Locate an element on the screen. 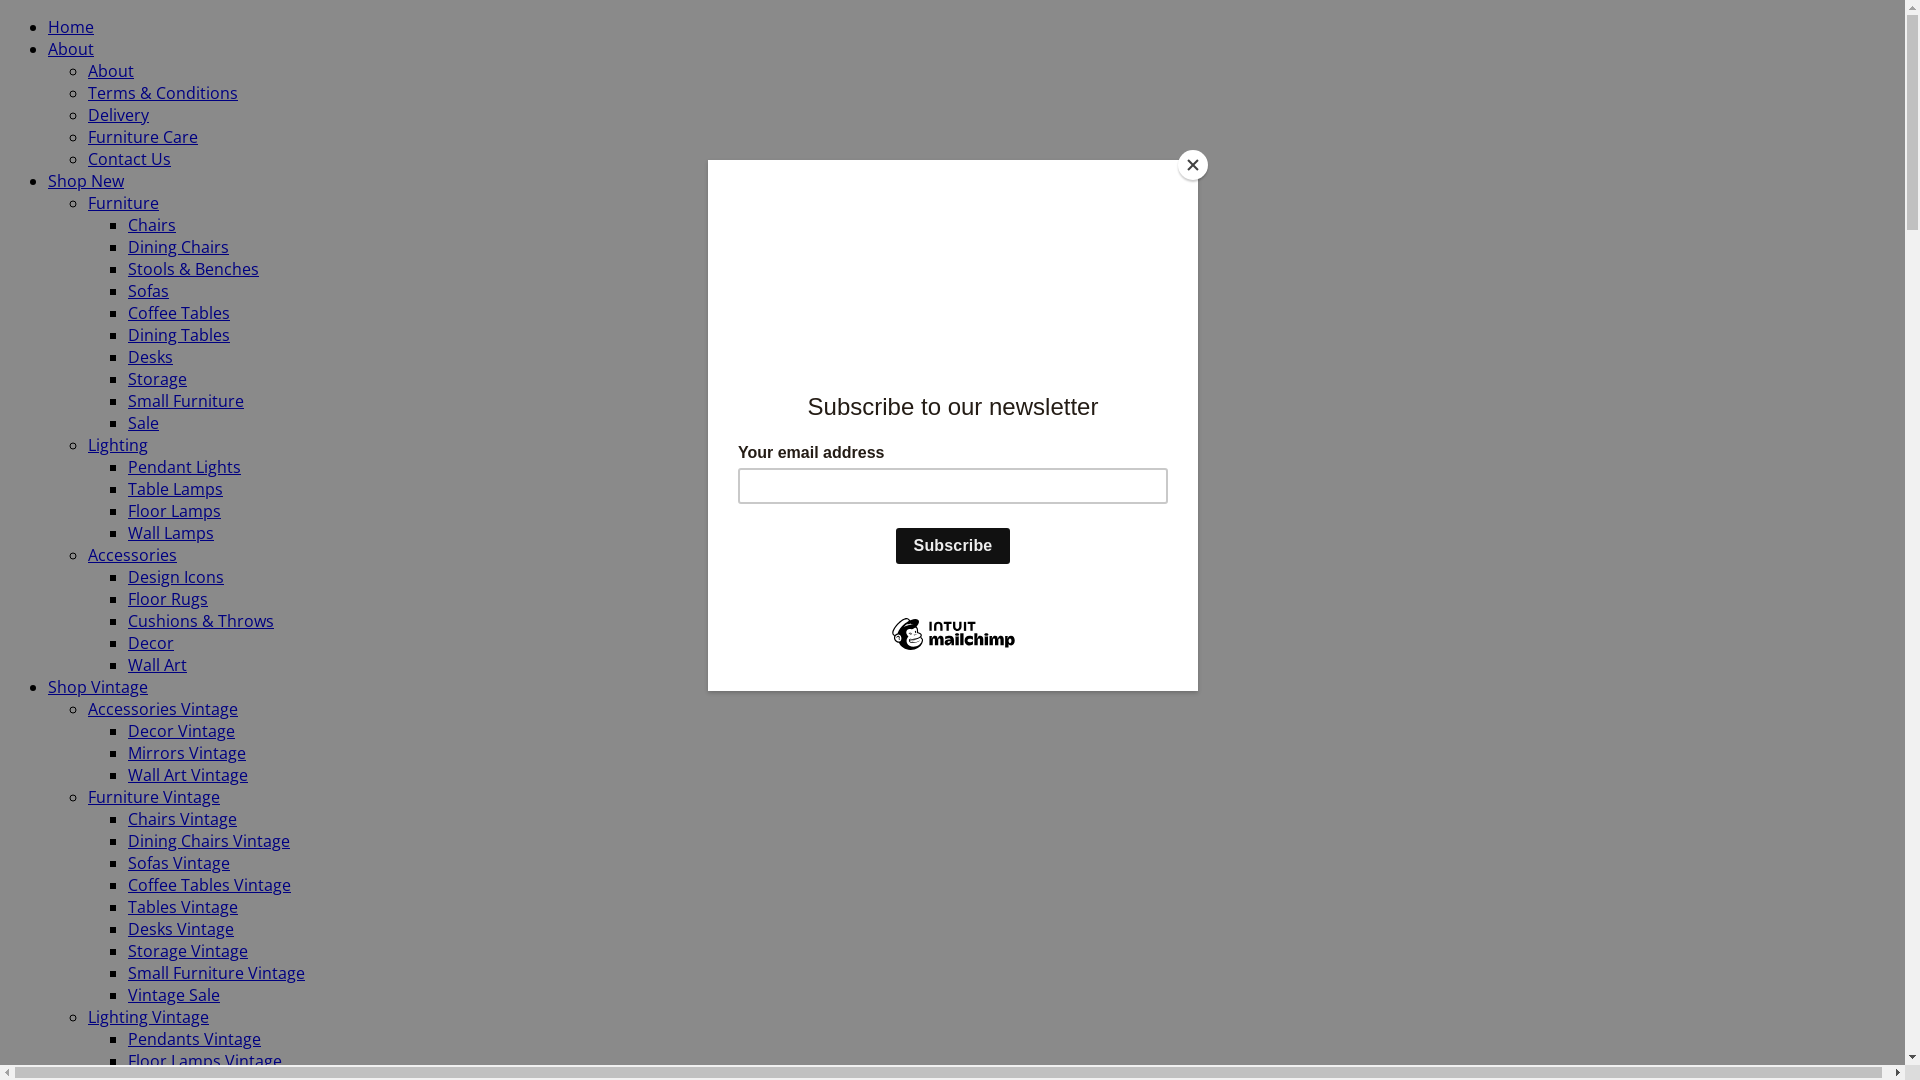 This screenshot has height=1080, width=1920. 'Coffee Tables' is located at coordinates (178, 312).